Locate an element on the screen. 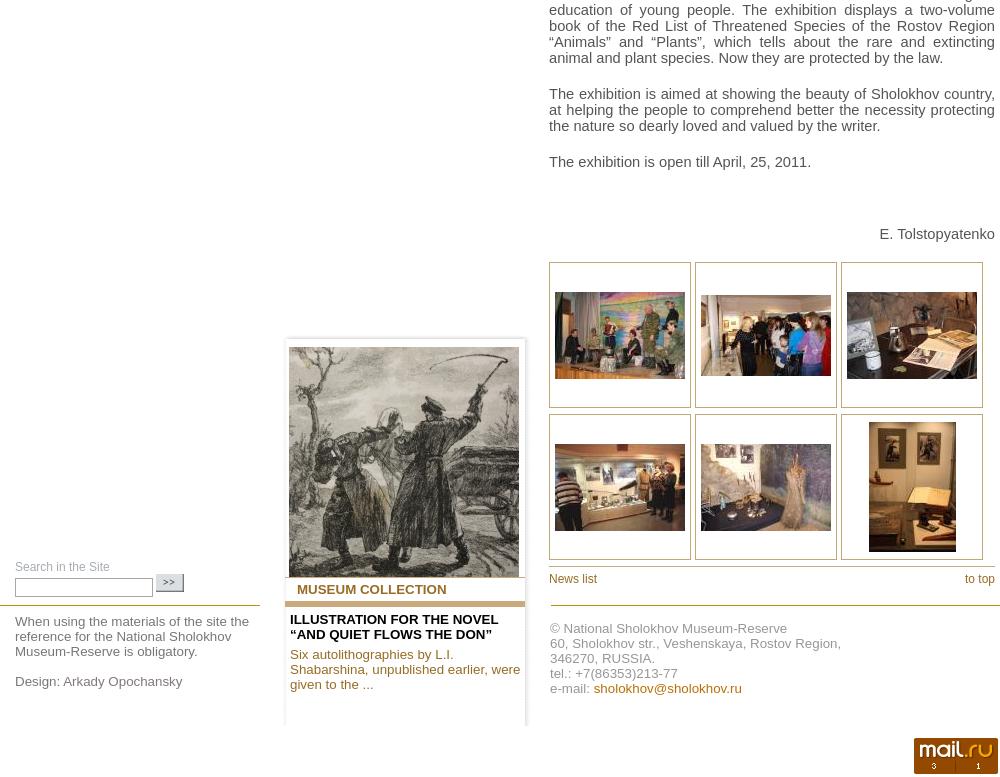 The width and height of the screenshot is (1000, 777). 'The exhibition is aimed at showing the beauty of Sholokhov country, at helping the people to comprehend better the necessity protecting the nature so dearly loved and valued by the writer.' is located at coordinates (549, 109).